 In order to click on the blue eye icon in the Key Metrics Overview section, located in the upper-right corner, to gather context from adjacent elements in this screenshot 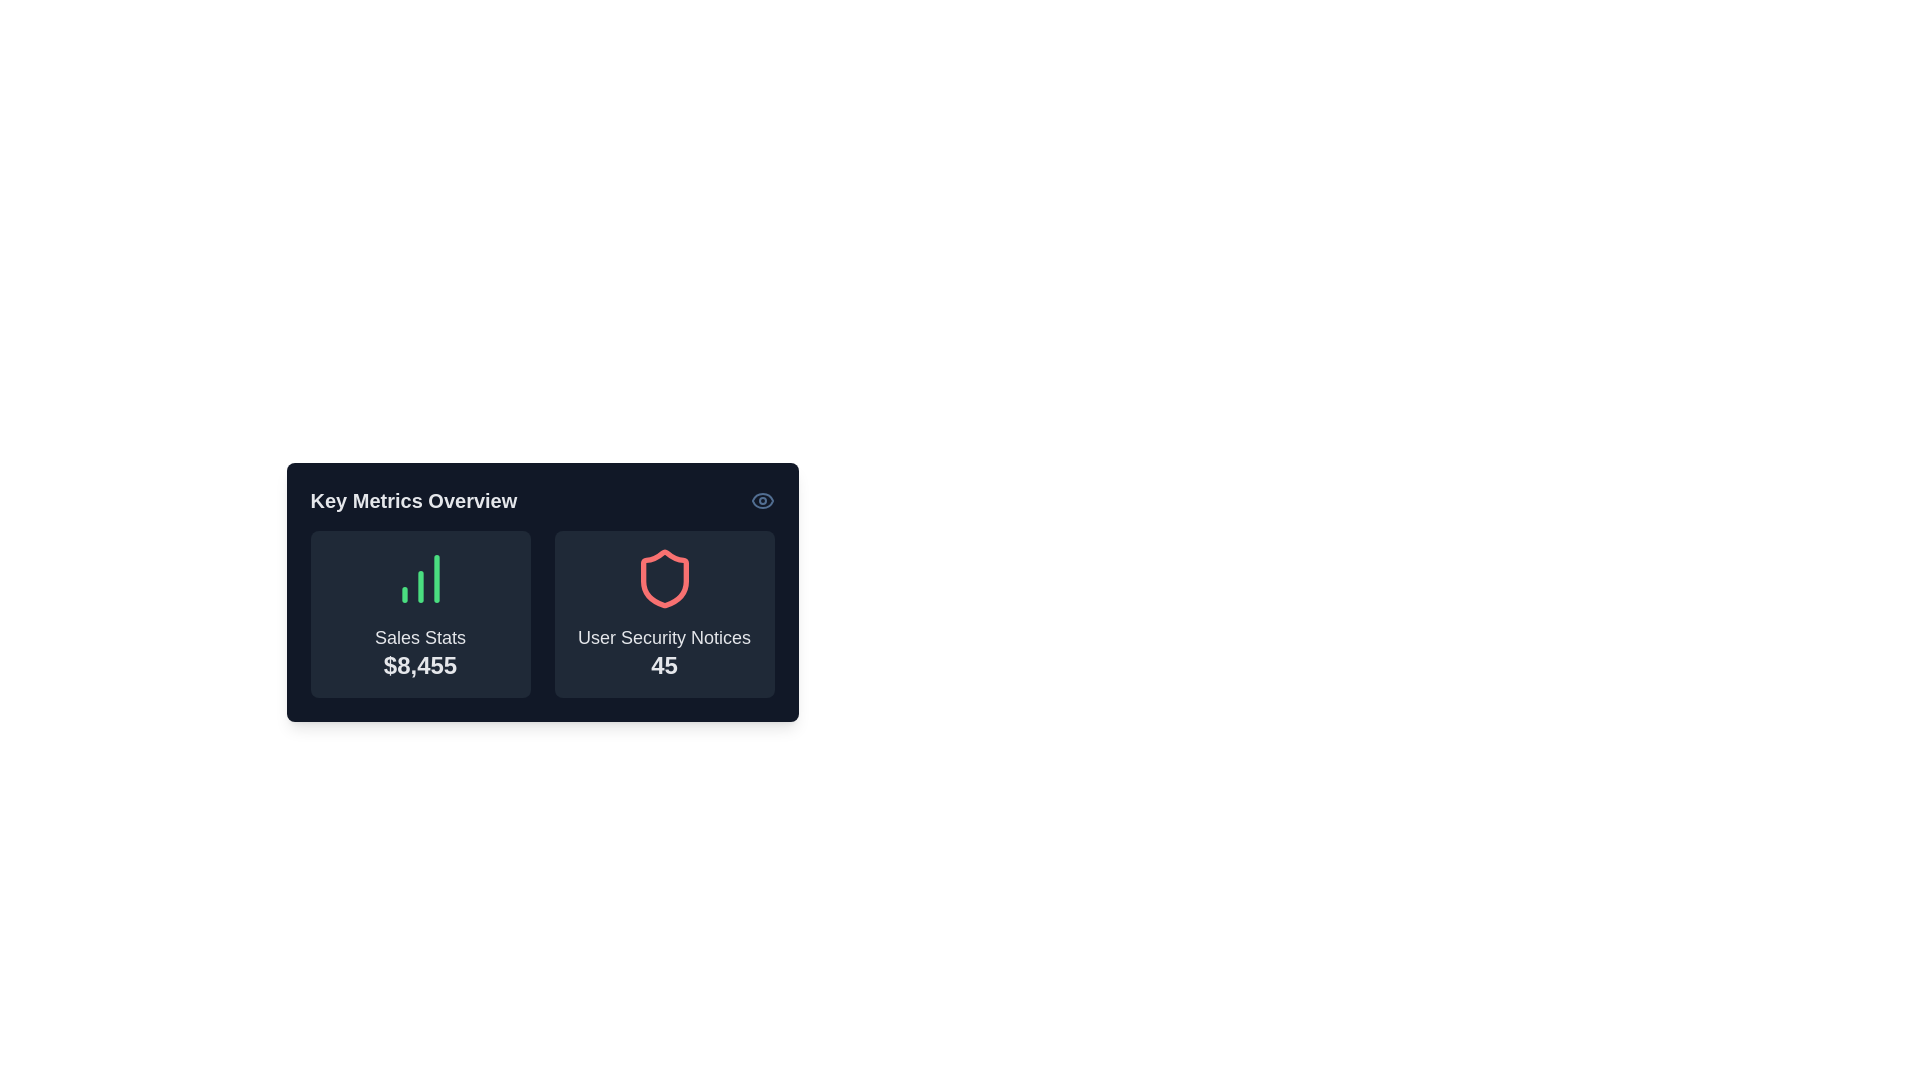, I will do `click(761, 500)`.